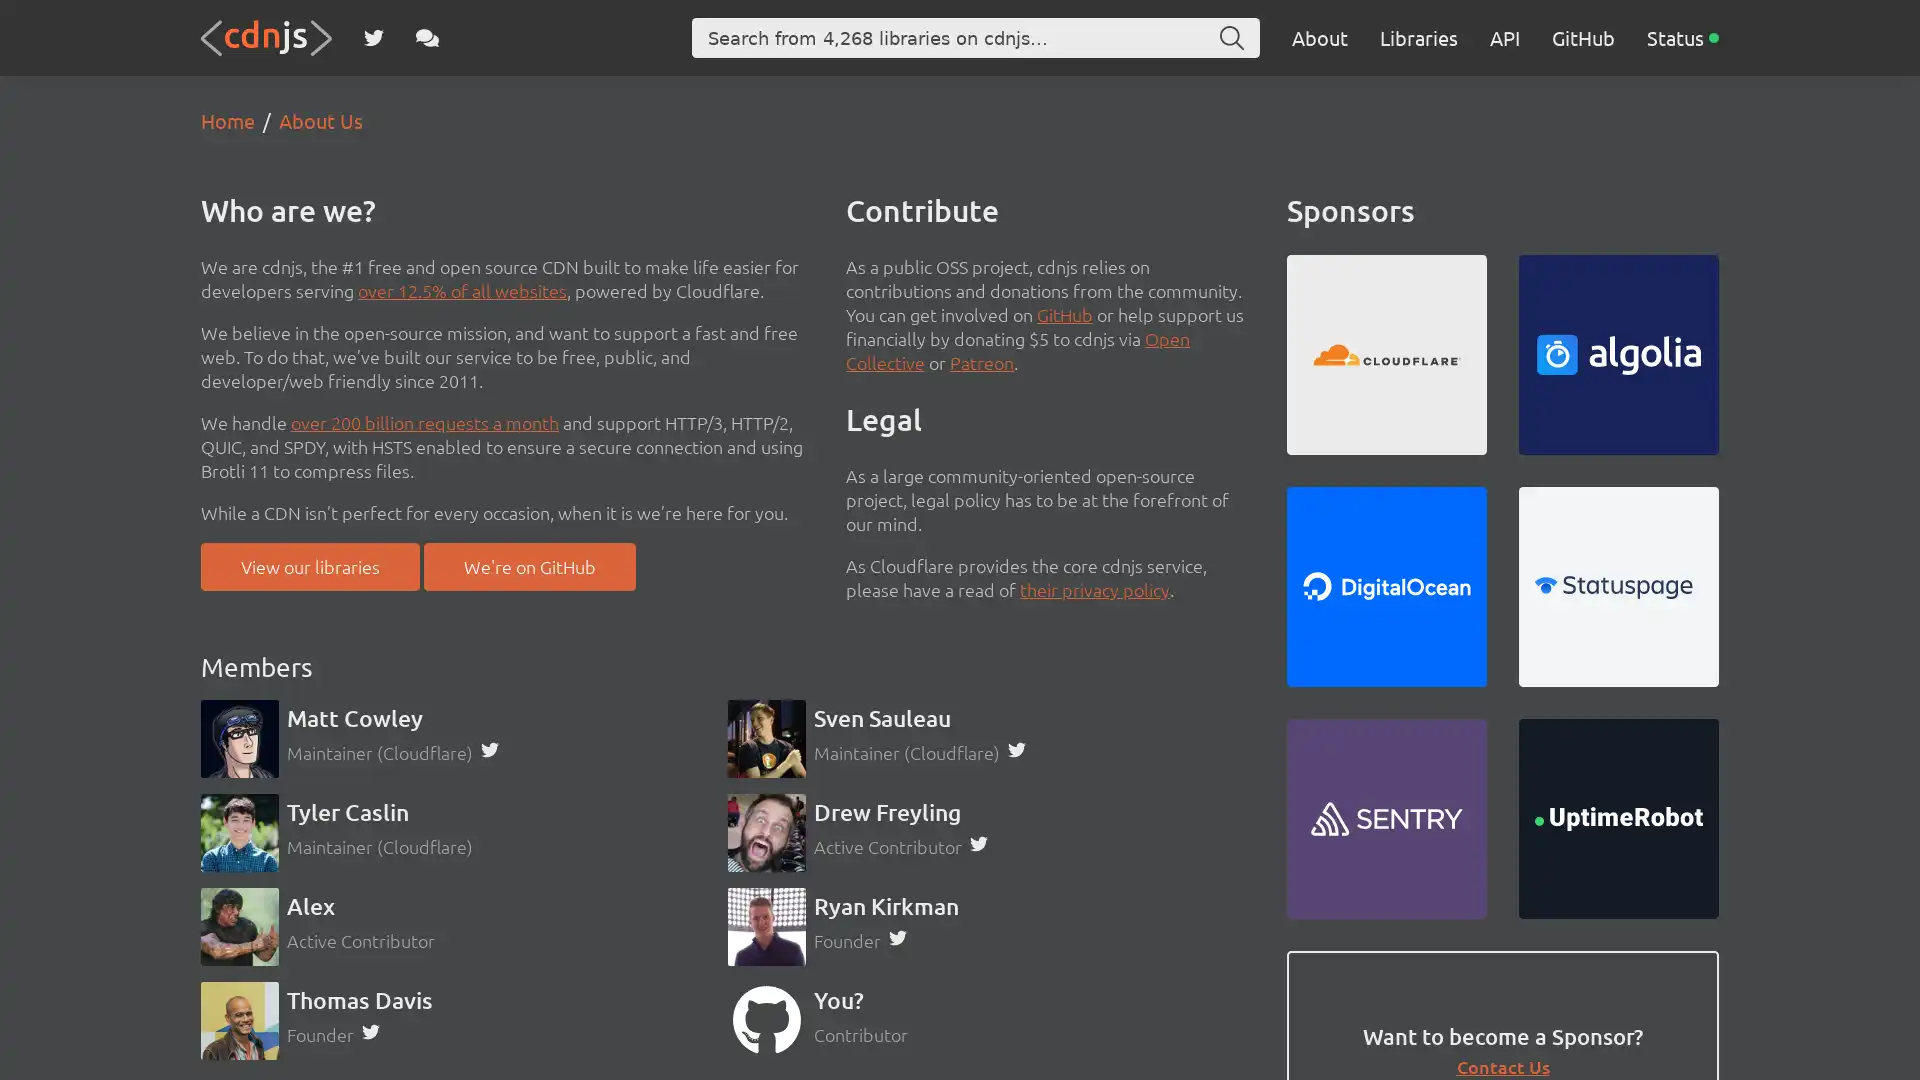 The image size is (1920, 1080). What do you see at coordinates (1231, 38) in the screenshot?
I see `Search` at bounding box center [1231, 38].